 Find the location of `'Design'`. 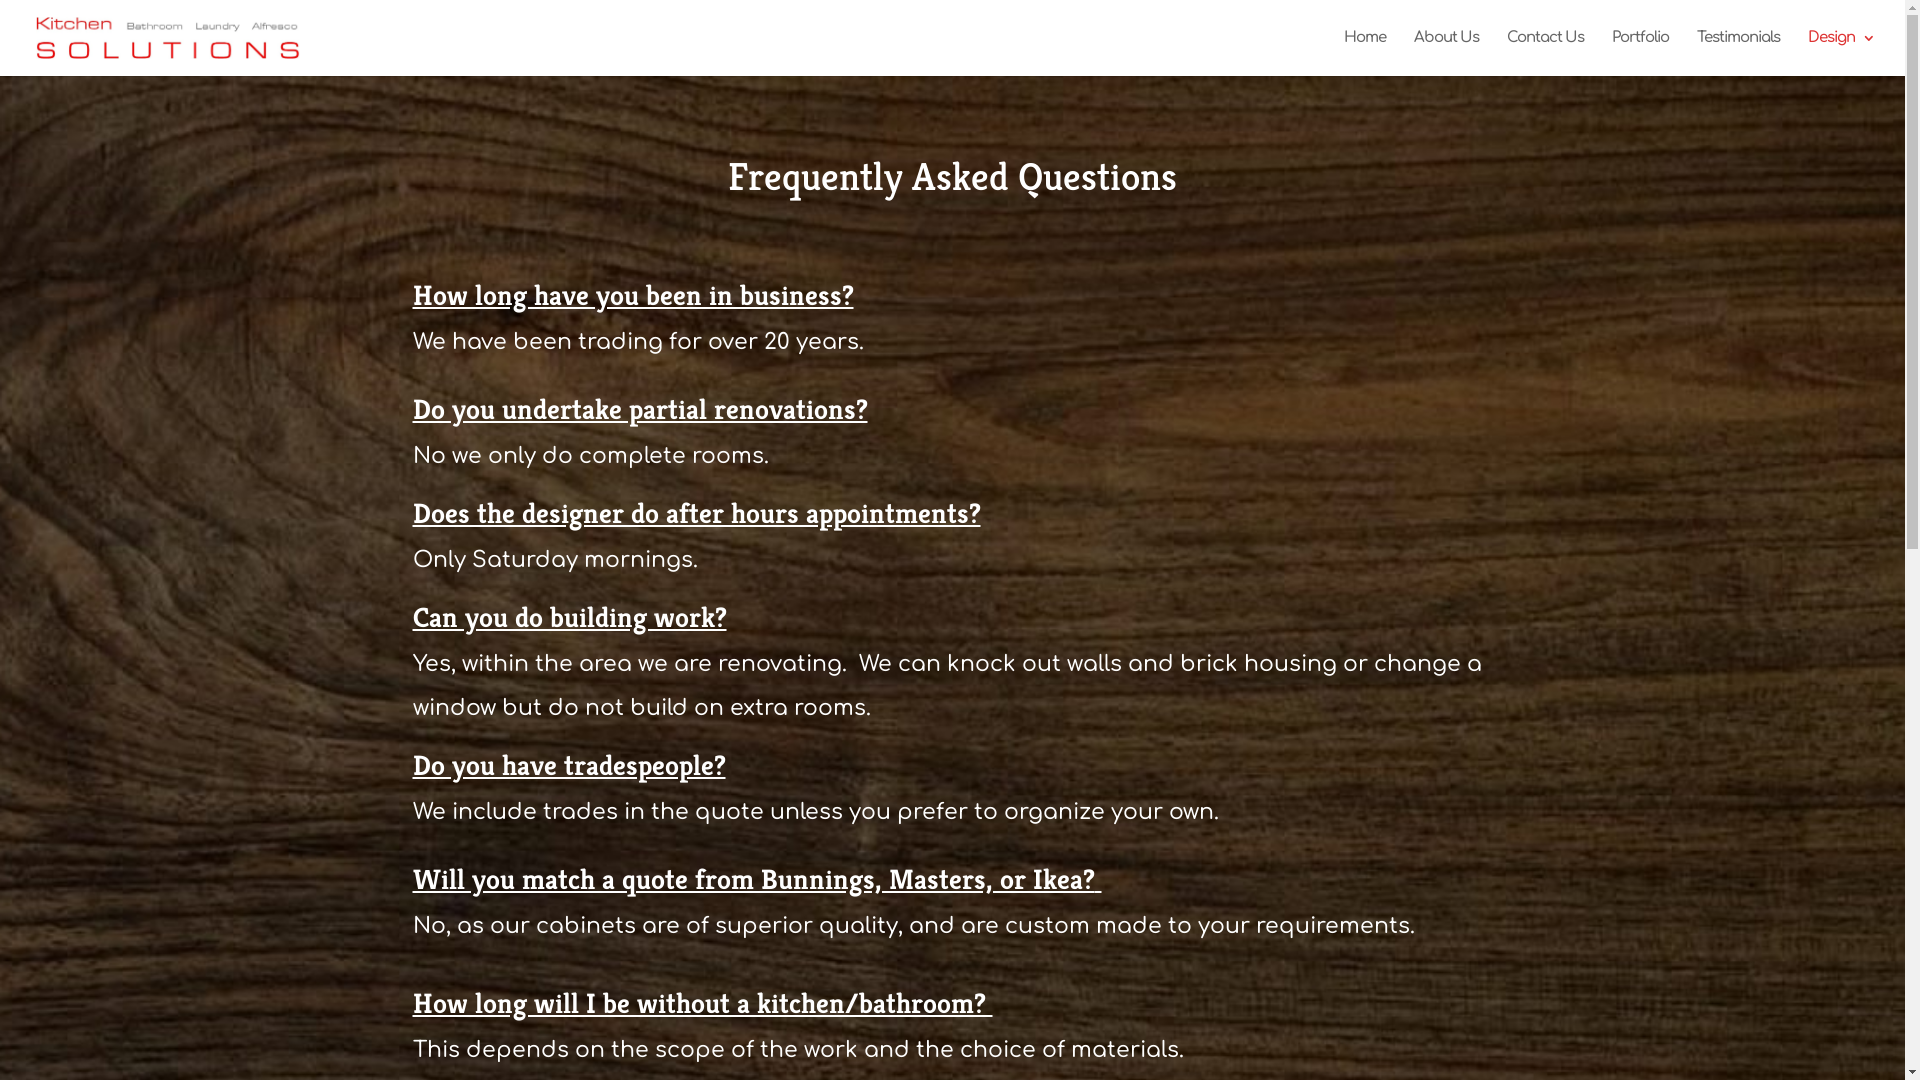

'Design' is located at coordinates (1840, 52).